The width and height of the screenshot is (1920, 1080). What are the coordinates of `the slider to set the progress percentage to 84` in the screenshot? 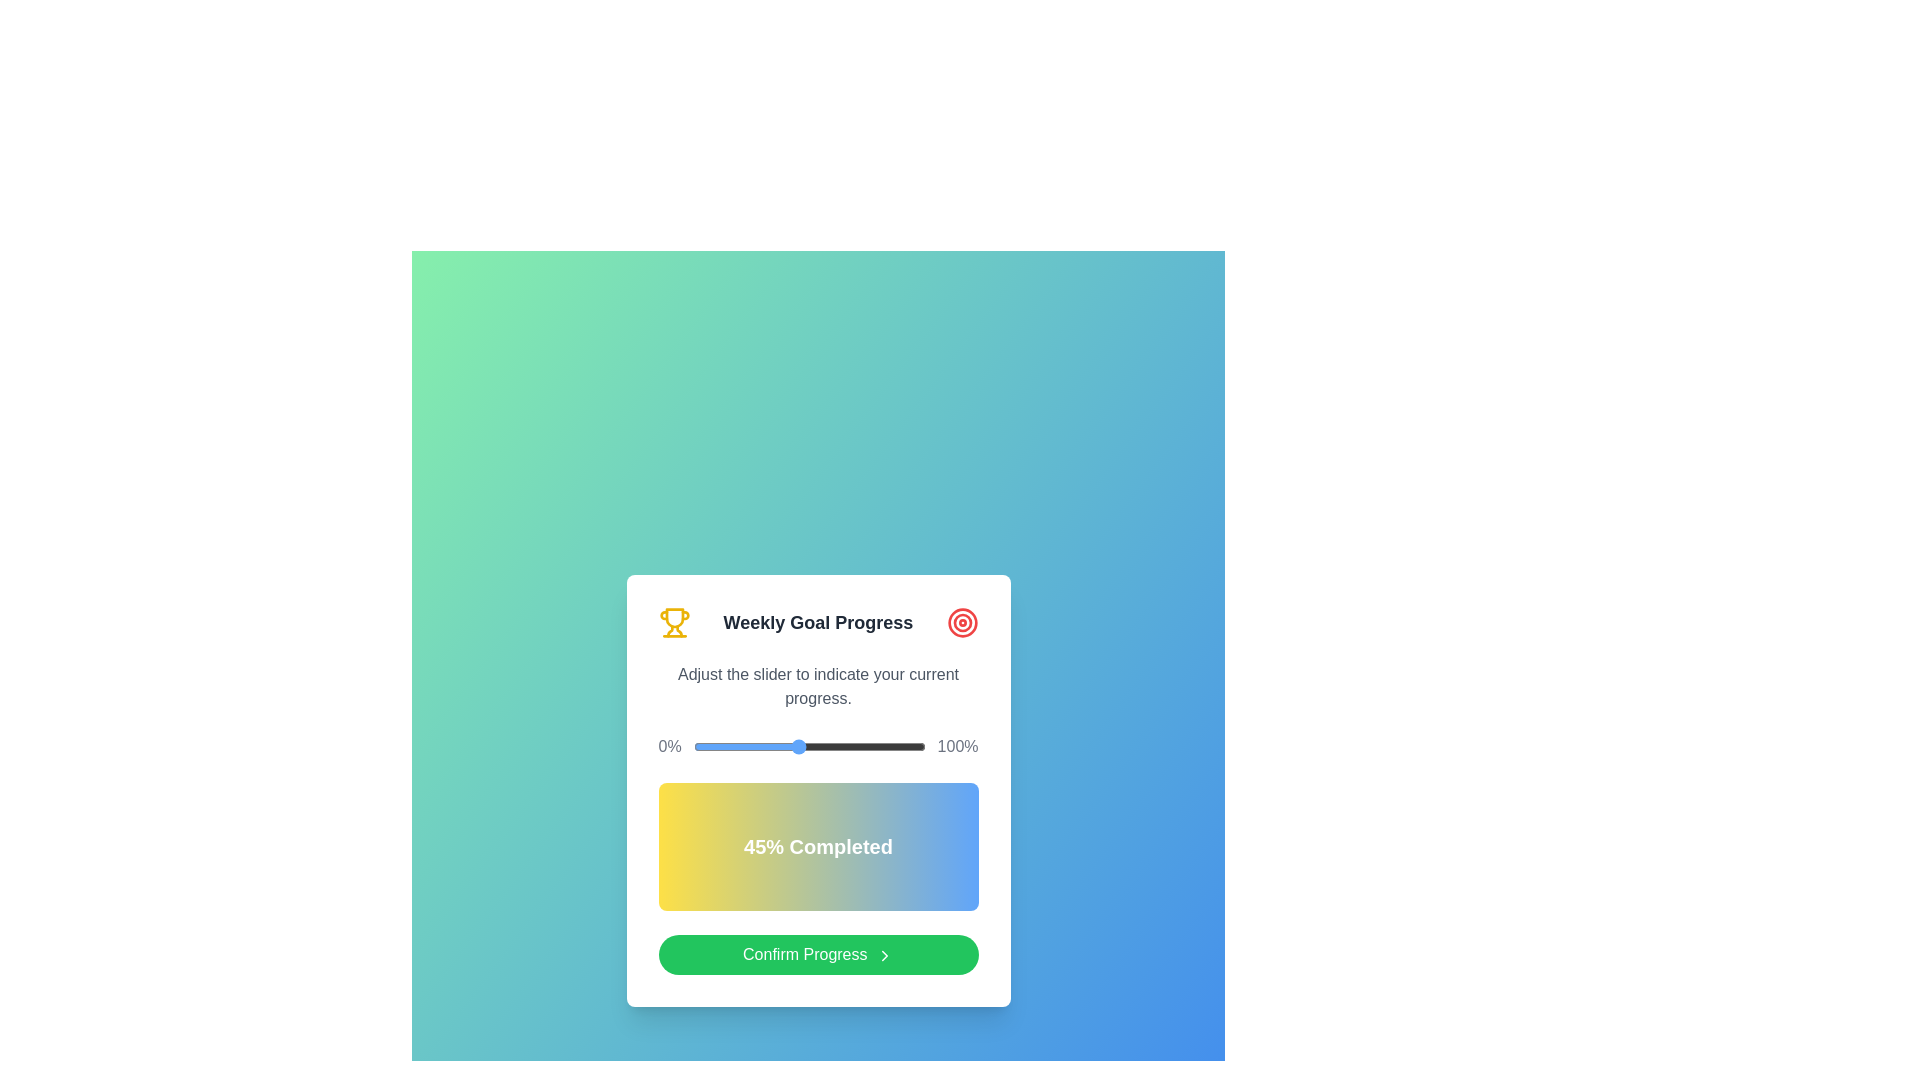 It's located at (887, 747).